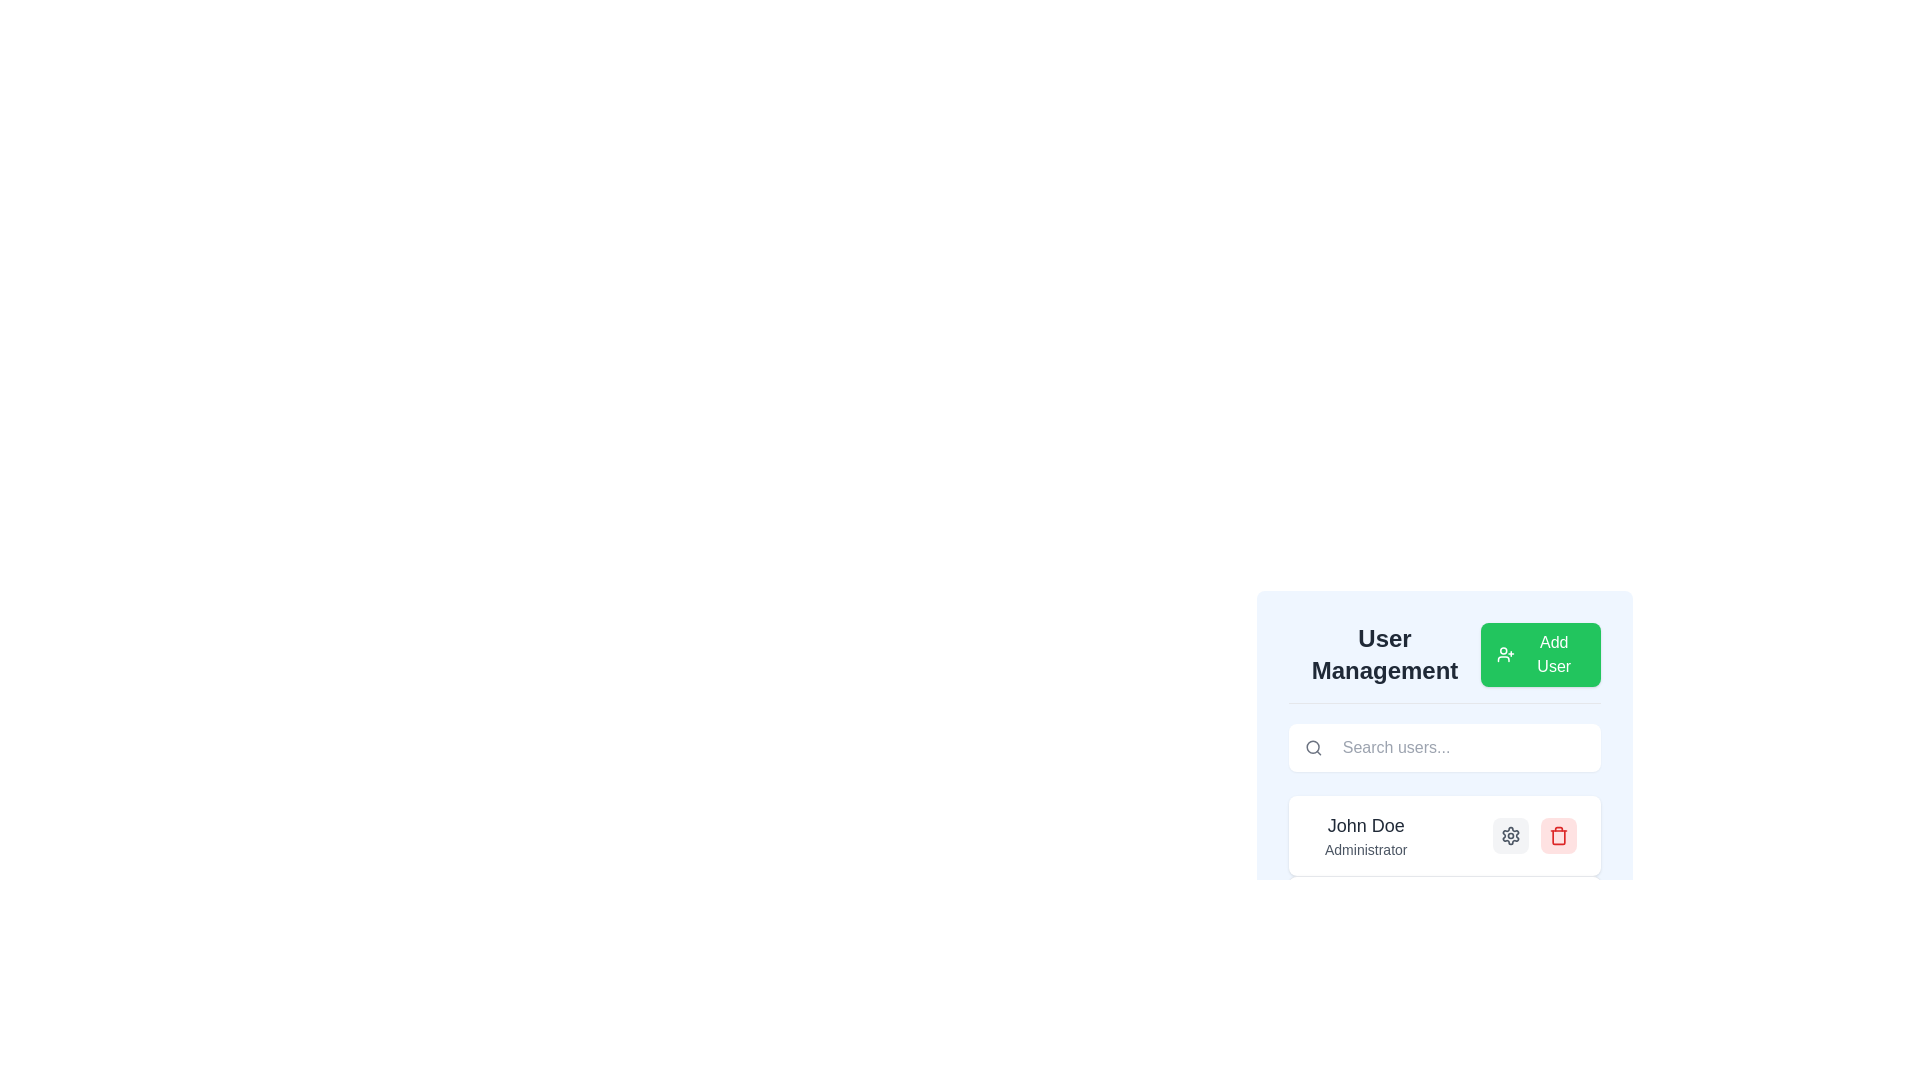  What do you see at coordinates (1365, 825) in the screenshot?
I see `the user name text label located above the 'Administrator' label within the user listing section` at bounding box center [1365, 825].